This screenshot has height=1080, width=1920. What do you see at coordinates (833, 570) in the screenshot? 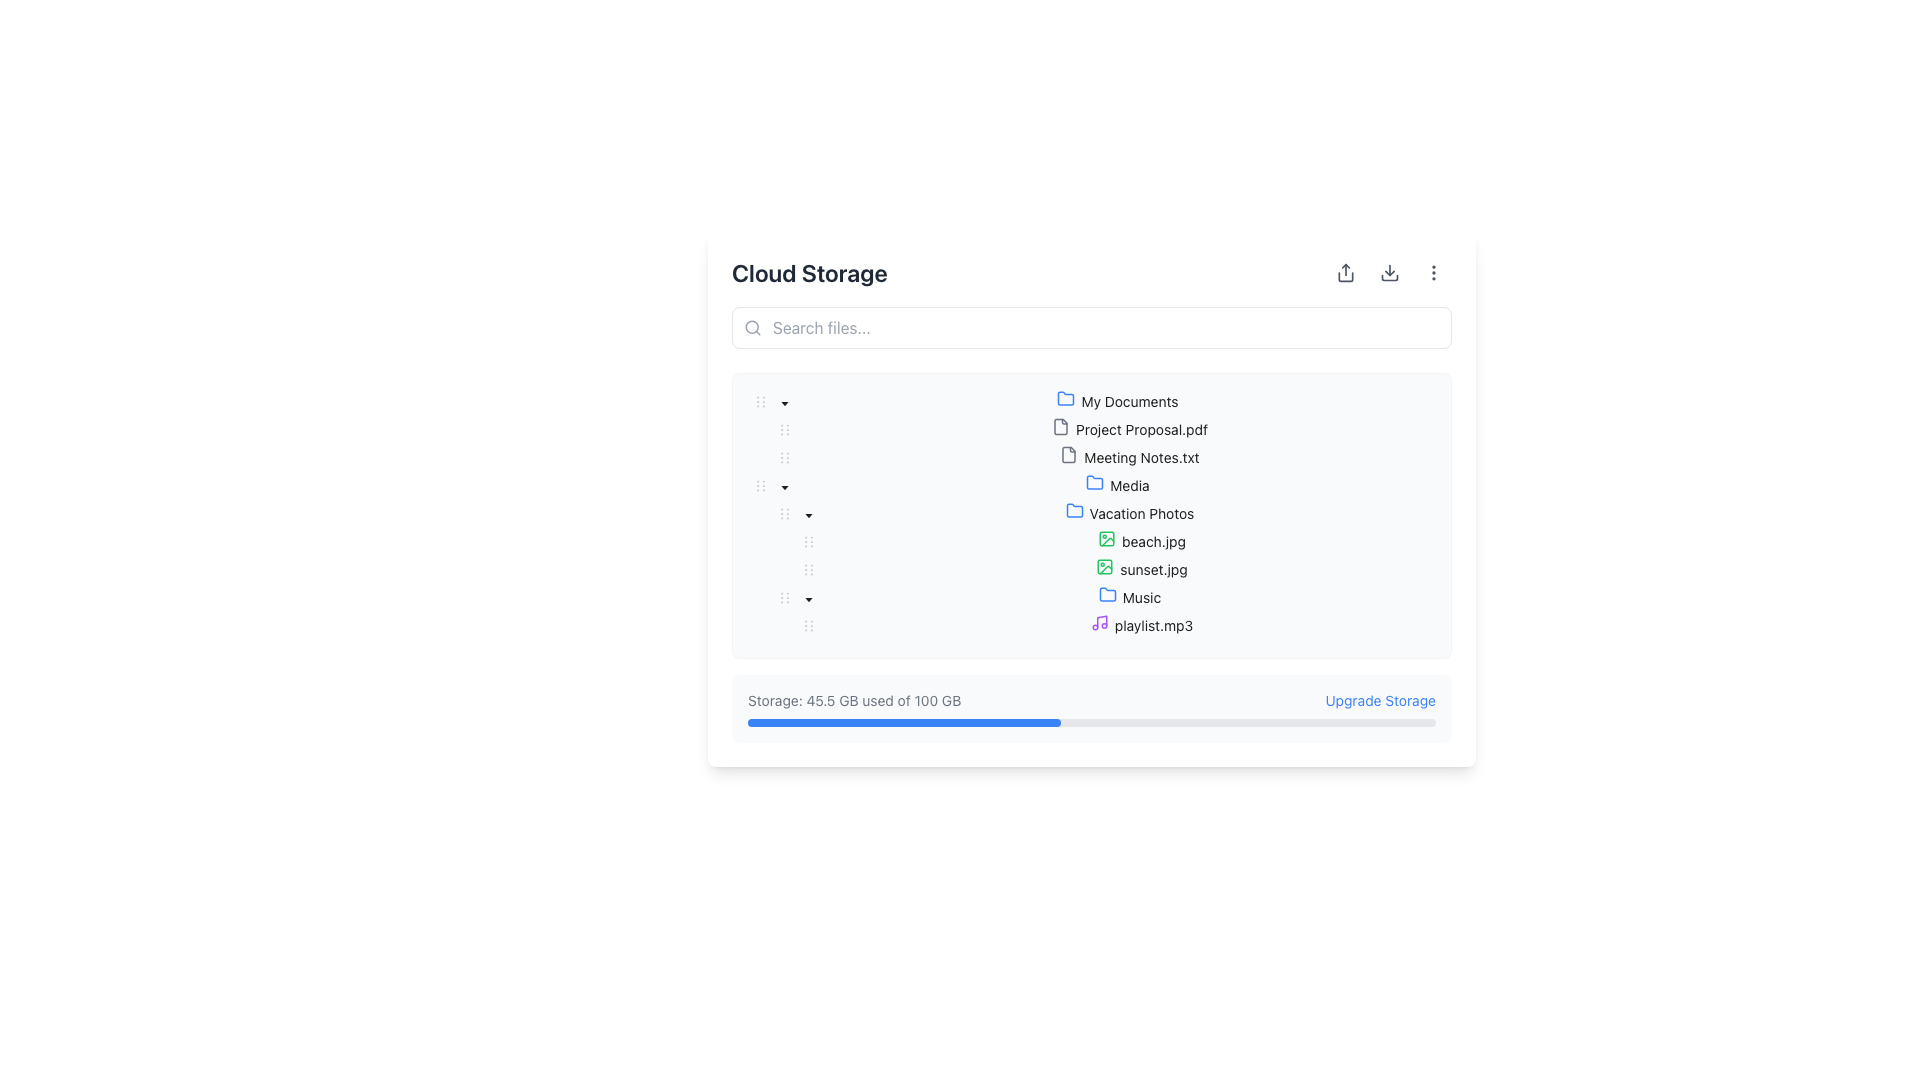
I see `the structural marker element for the 'sunset.jpg' entry in the file tree` at bounding box center [833, 570].